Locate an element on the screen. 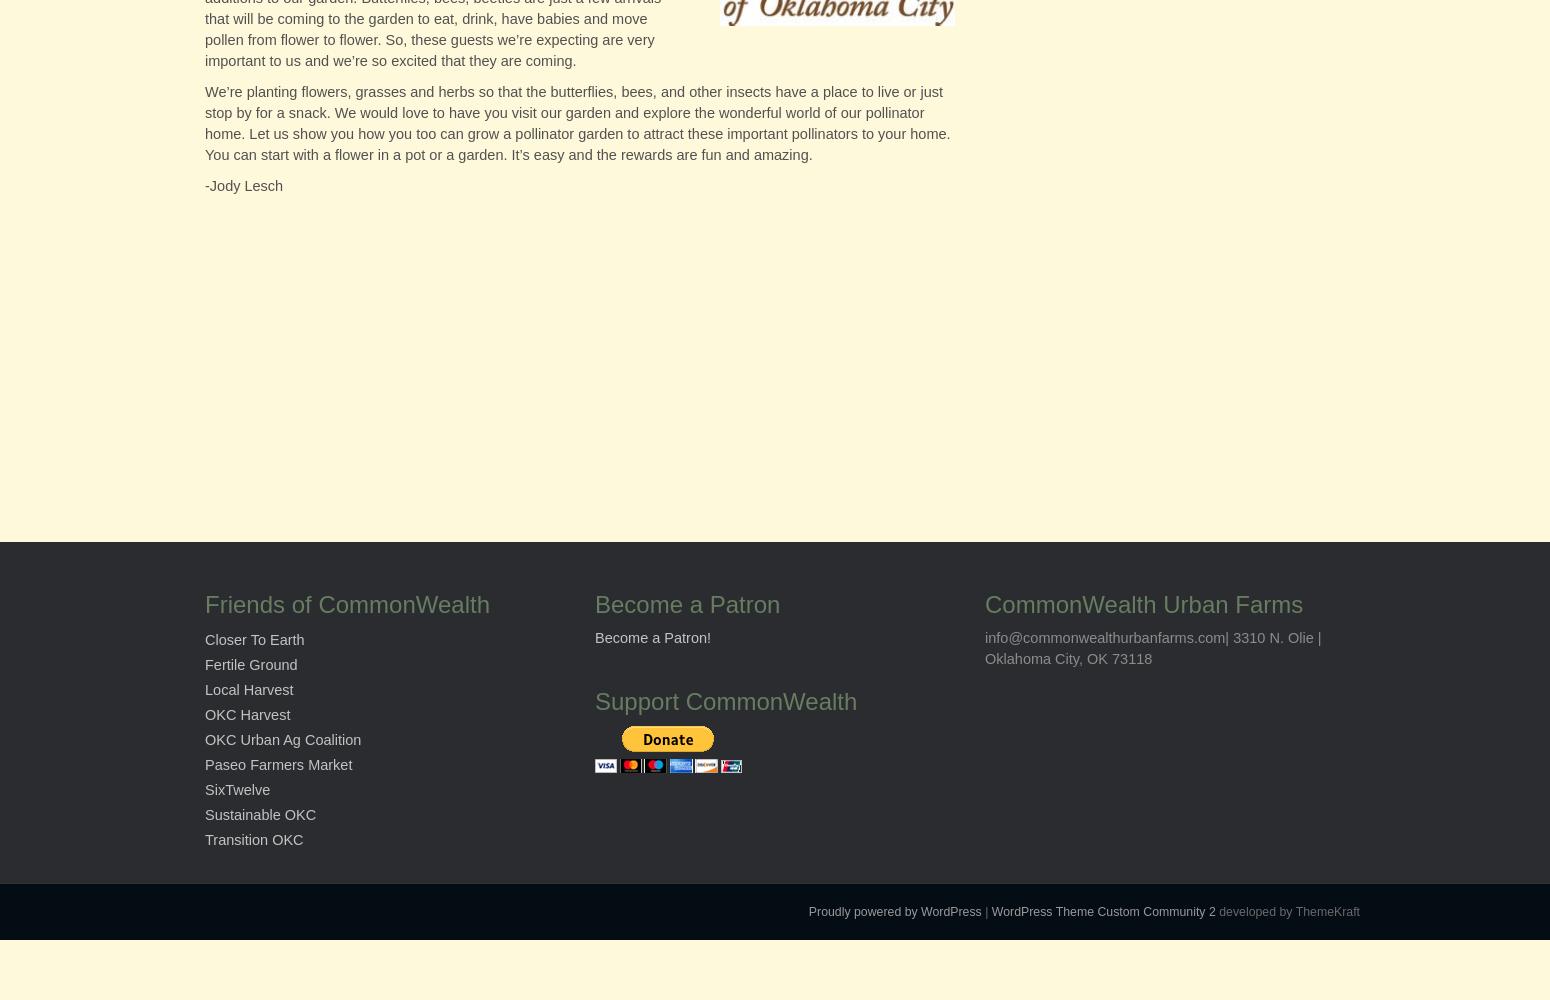 The height and width of the screenshot is (1000, 1550). 'Closer To Earth' is located at coordinates (204, 640).